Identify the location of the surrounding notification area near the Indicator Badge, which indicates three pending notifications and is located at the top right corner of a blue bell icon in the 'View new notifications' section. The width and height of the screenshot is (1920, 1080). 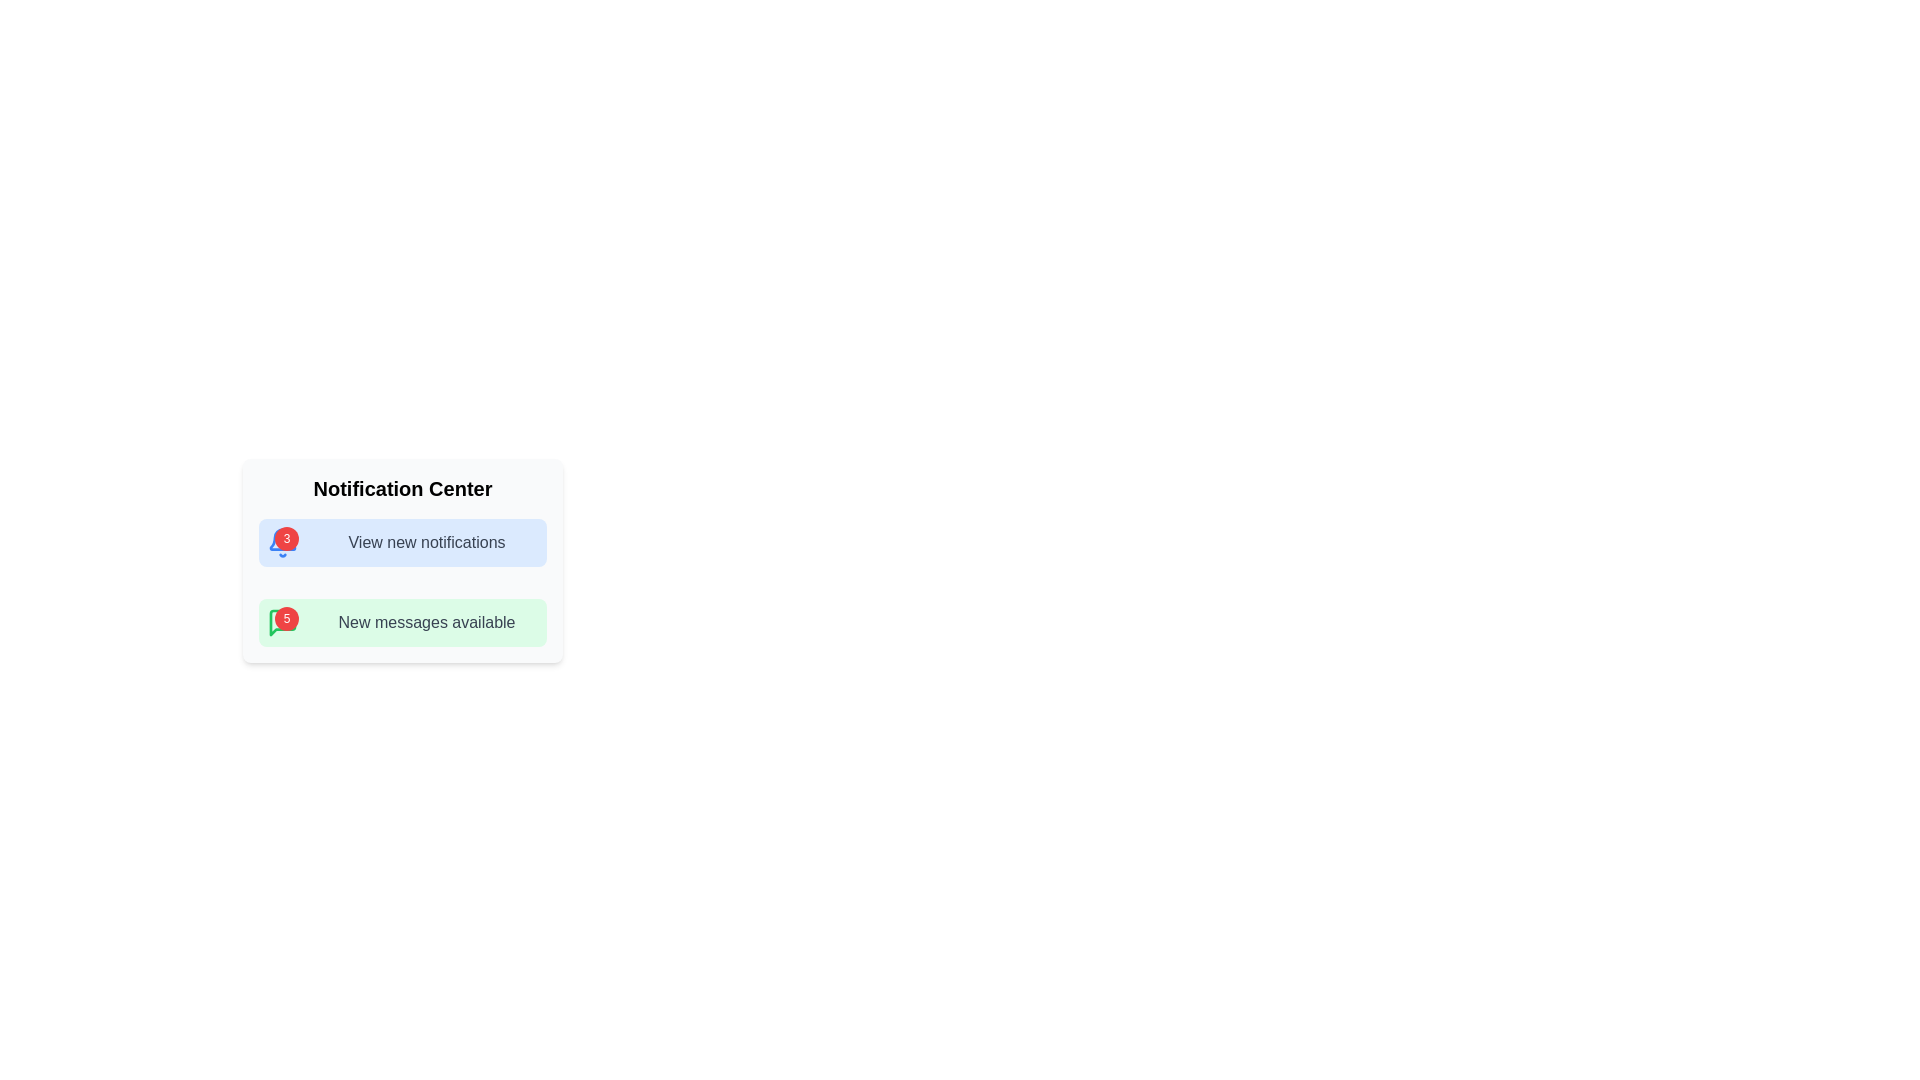
(282, 543).